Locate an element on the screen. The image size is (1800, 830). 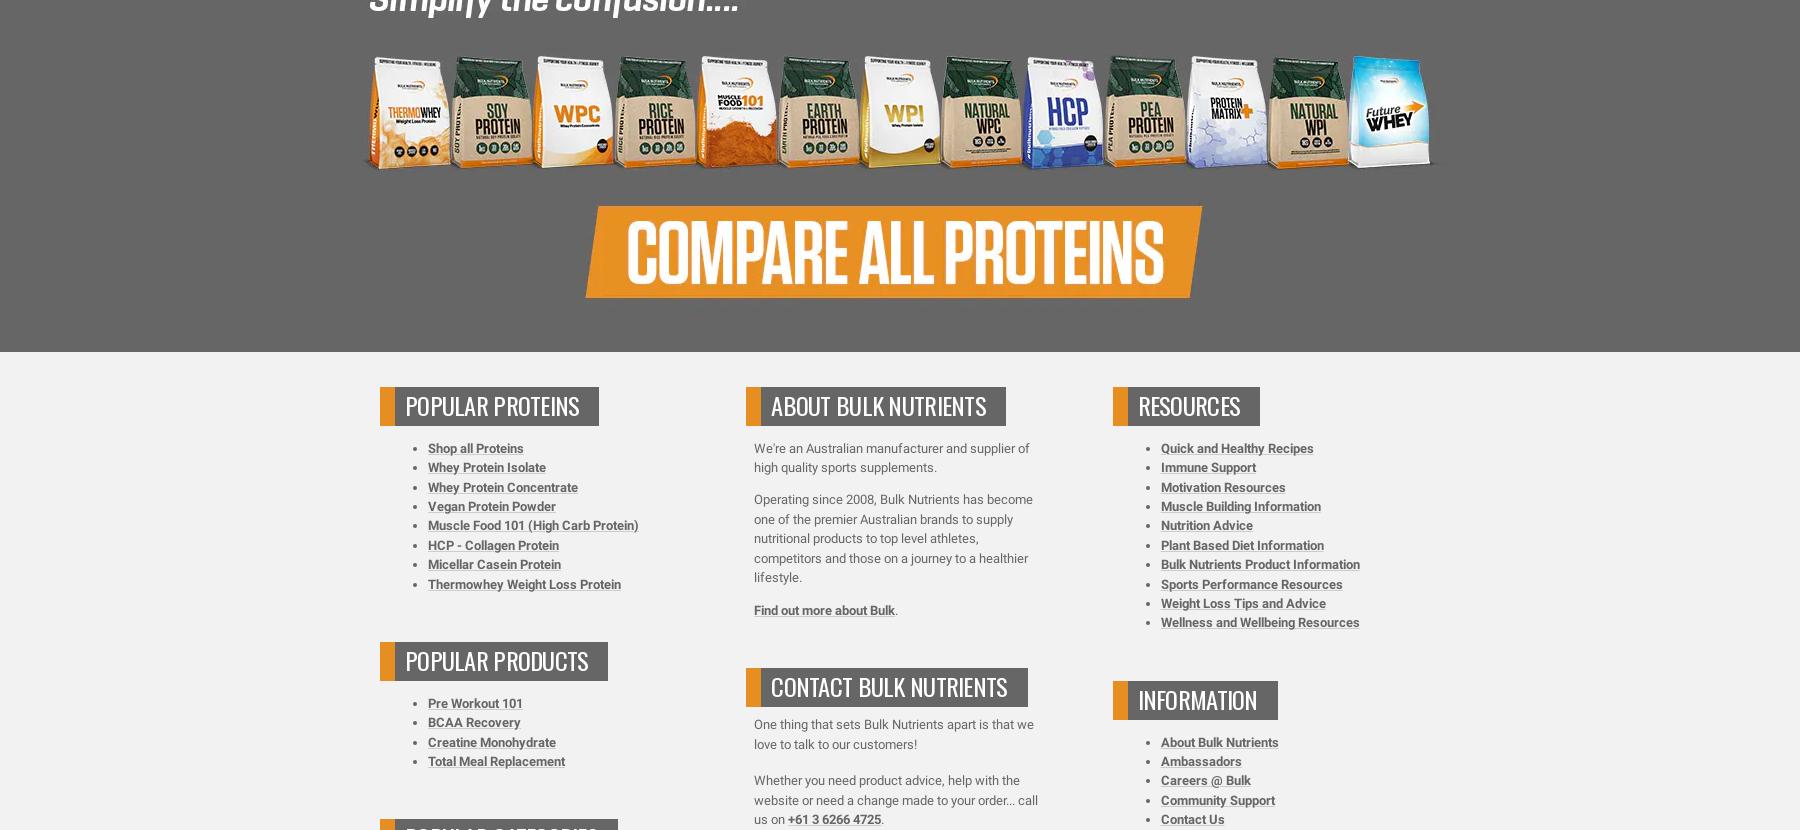
'Australian owned and operated.' is located at coordinates (906, 172).